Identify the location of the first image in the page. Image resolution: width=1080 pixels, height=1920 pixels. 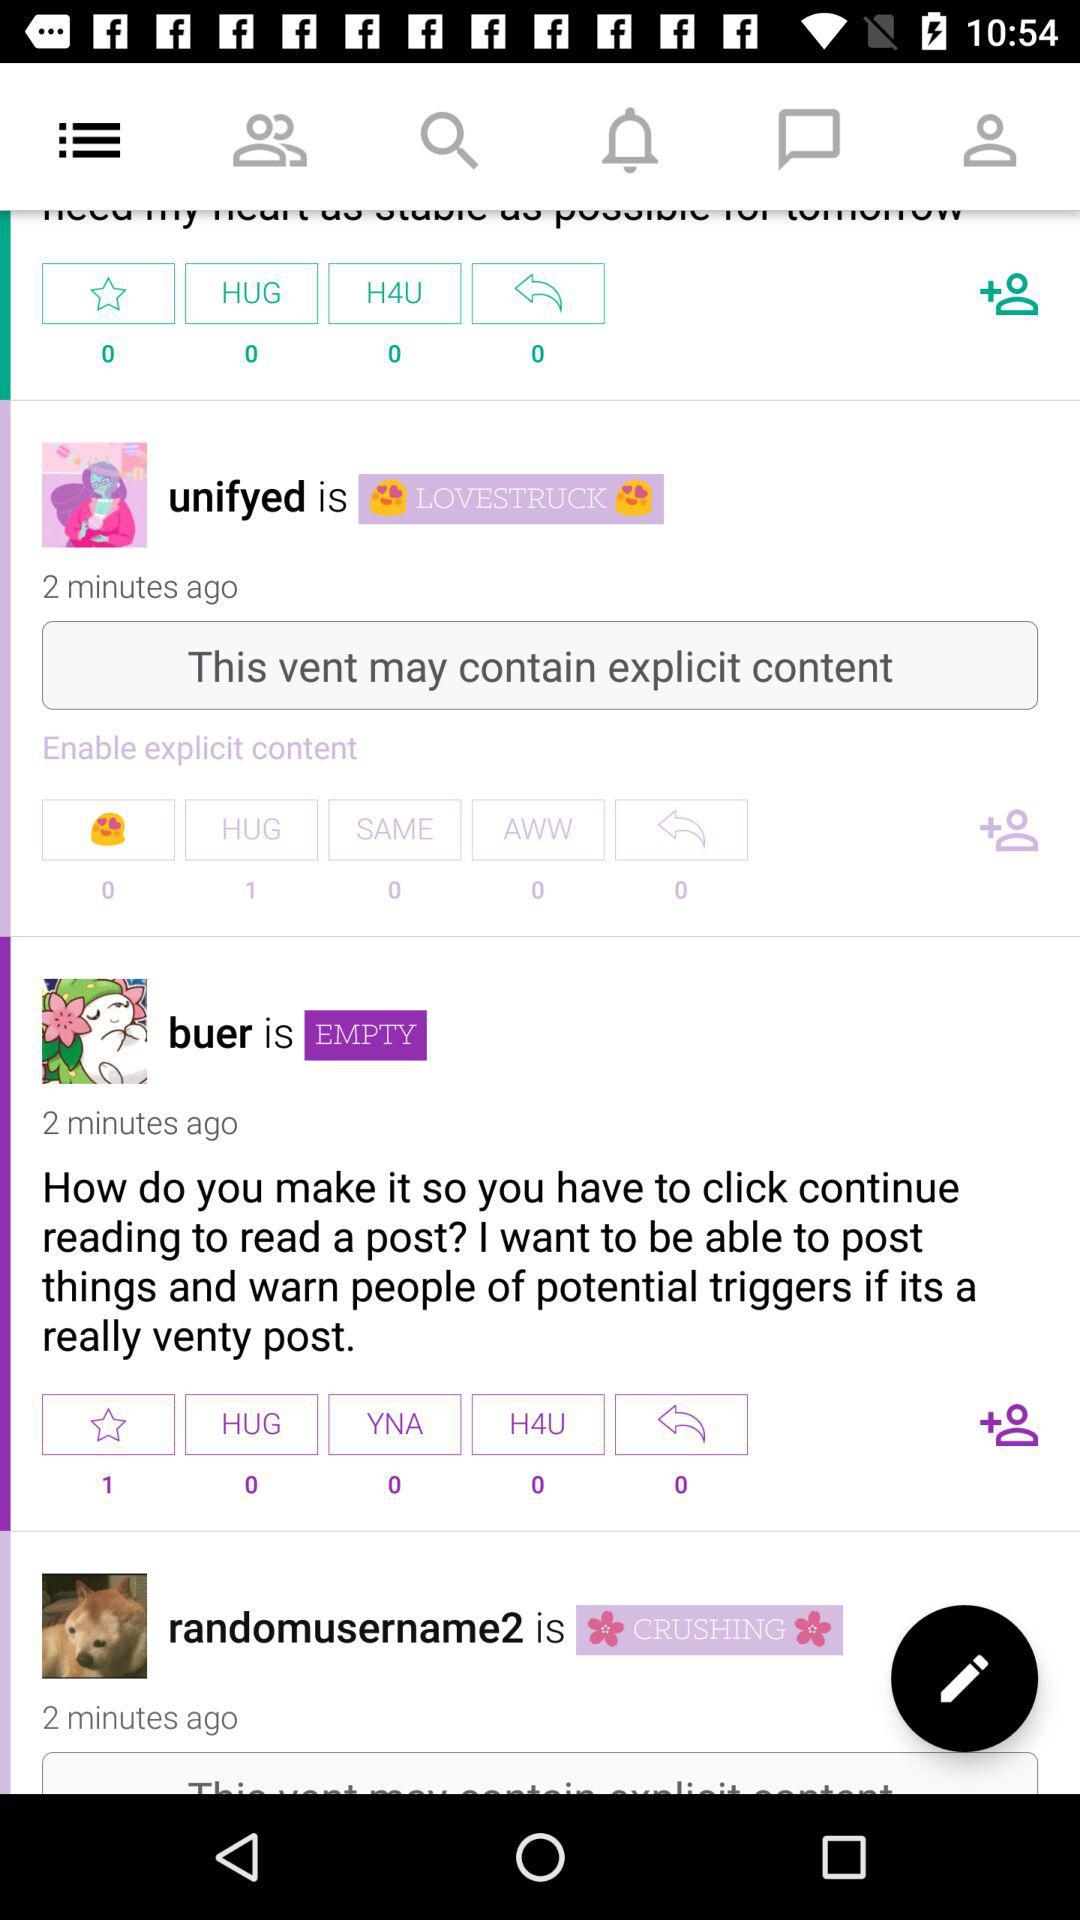
(94, 495).